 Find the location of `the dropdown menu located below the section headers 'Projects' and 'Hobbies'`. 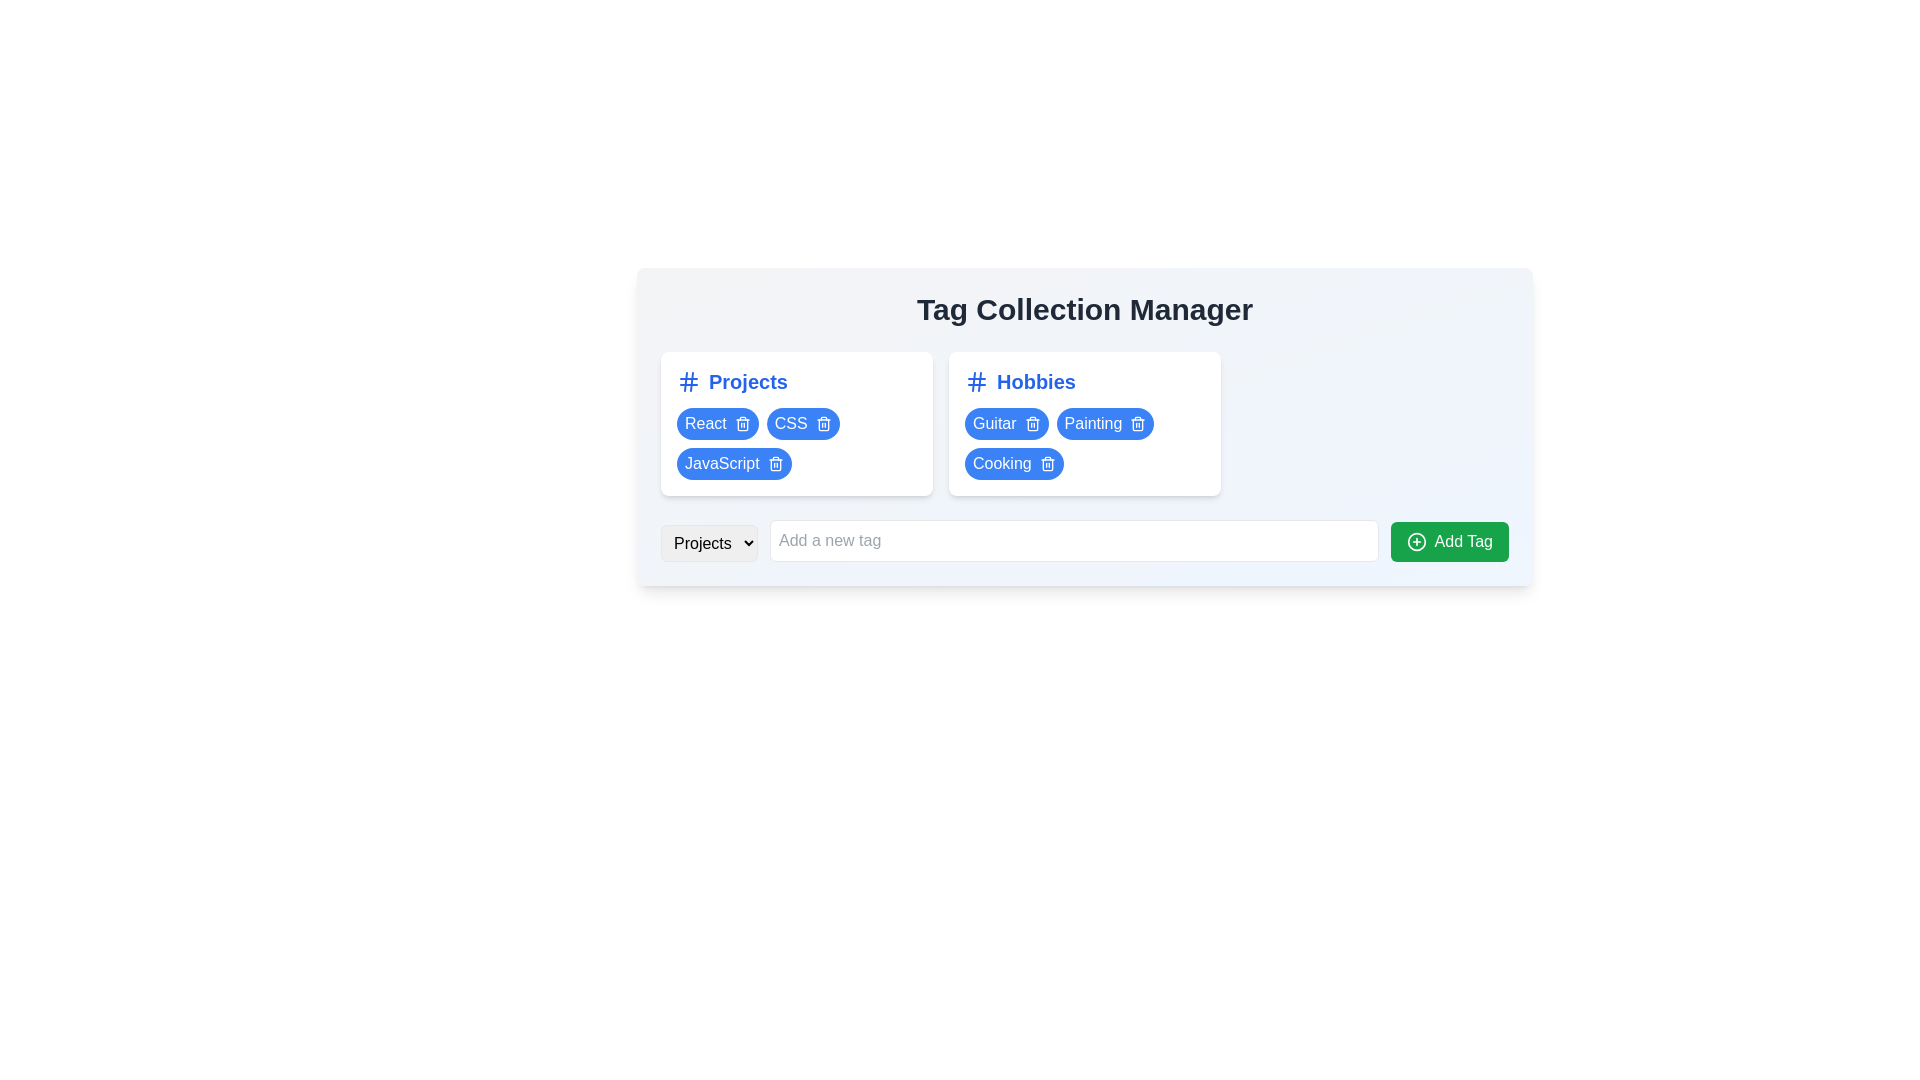

the dropdown menu located below the section headers 'Projects' and 'Hobbies' is located at coordinates (709, 543).